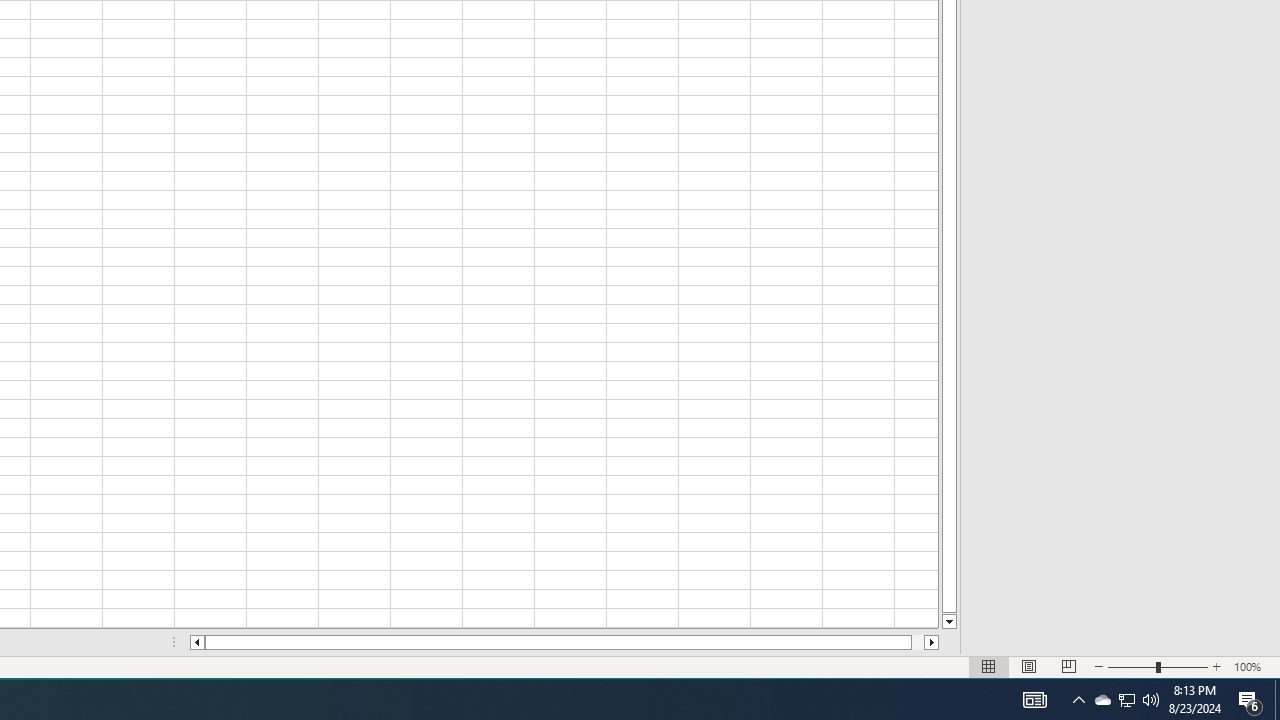 The image size is (1280, 720). What do you see at coordinates (1276, 698) in the screenshot?
I see `'Show desktop'` at bounding box center [1276, 698].